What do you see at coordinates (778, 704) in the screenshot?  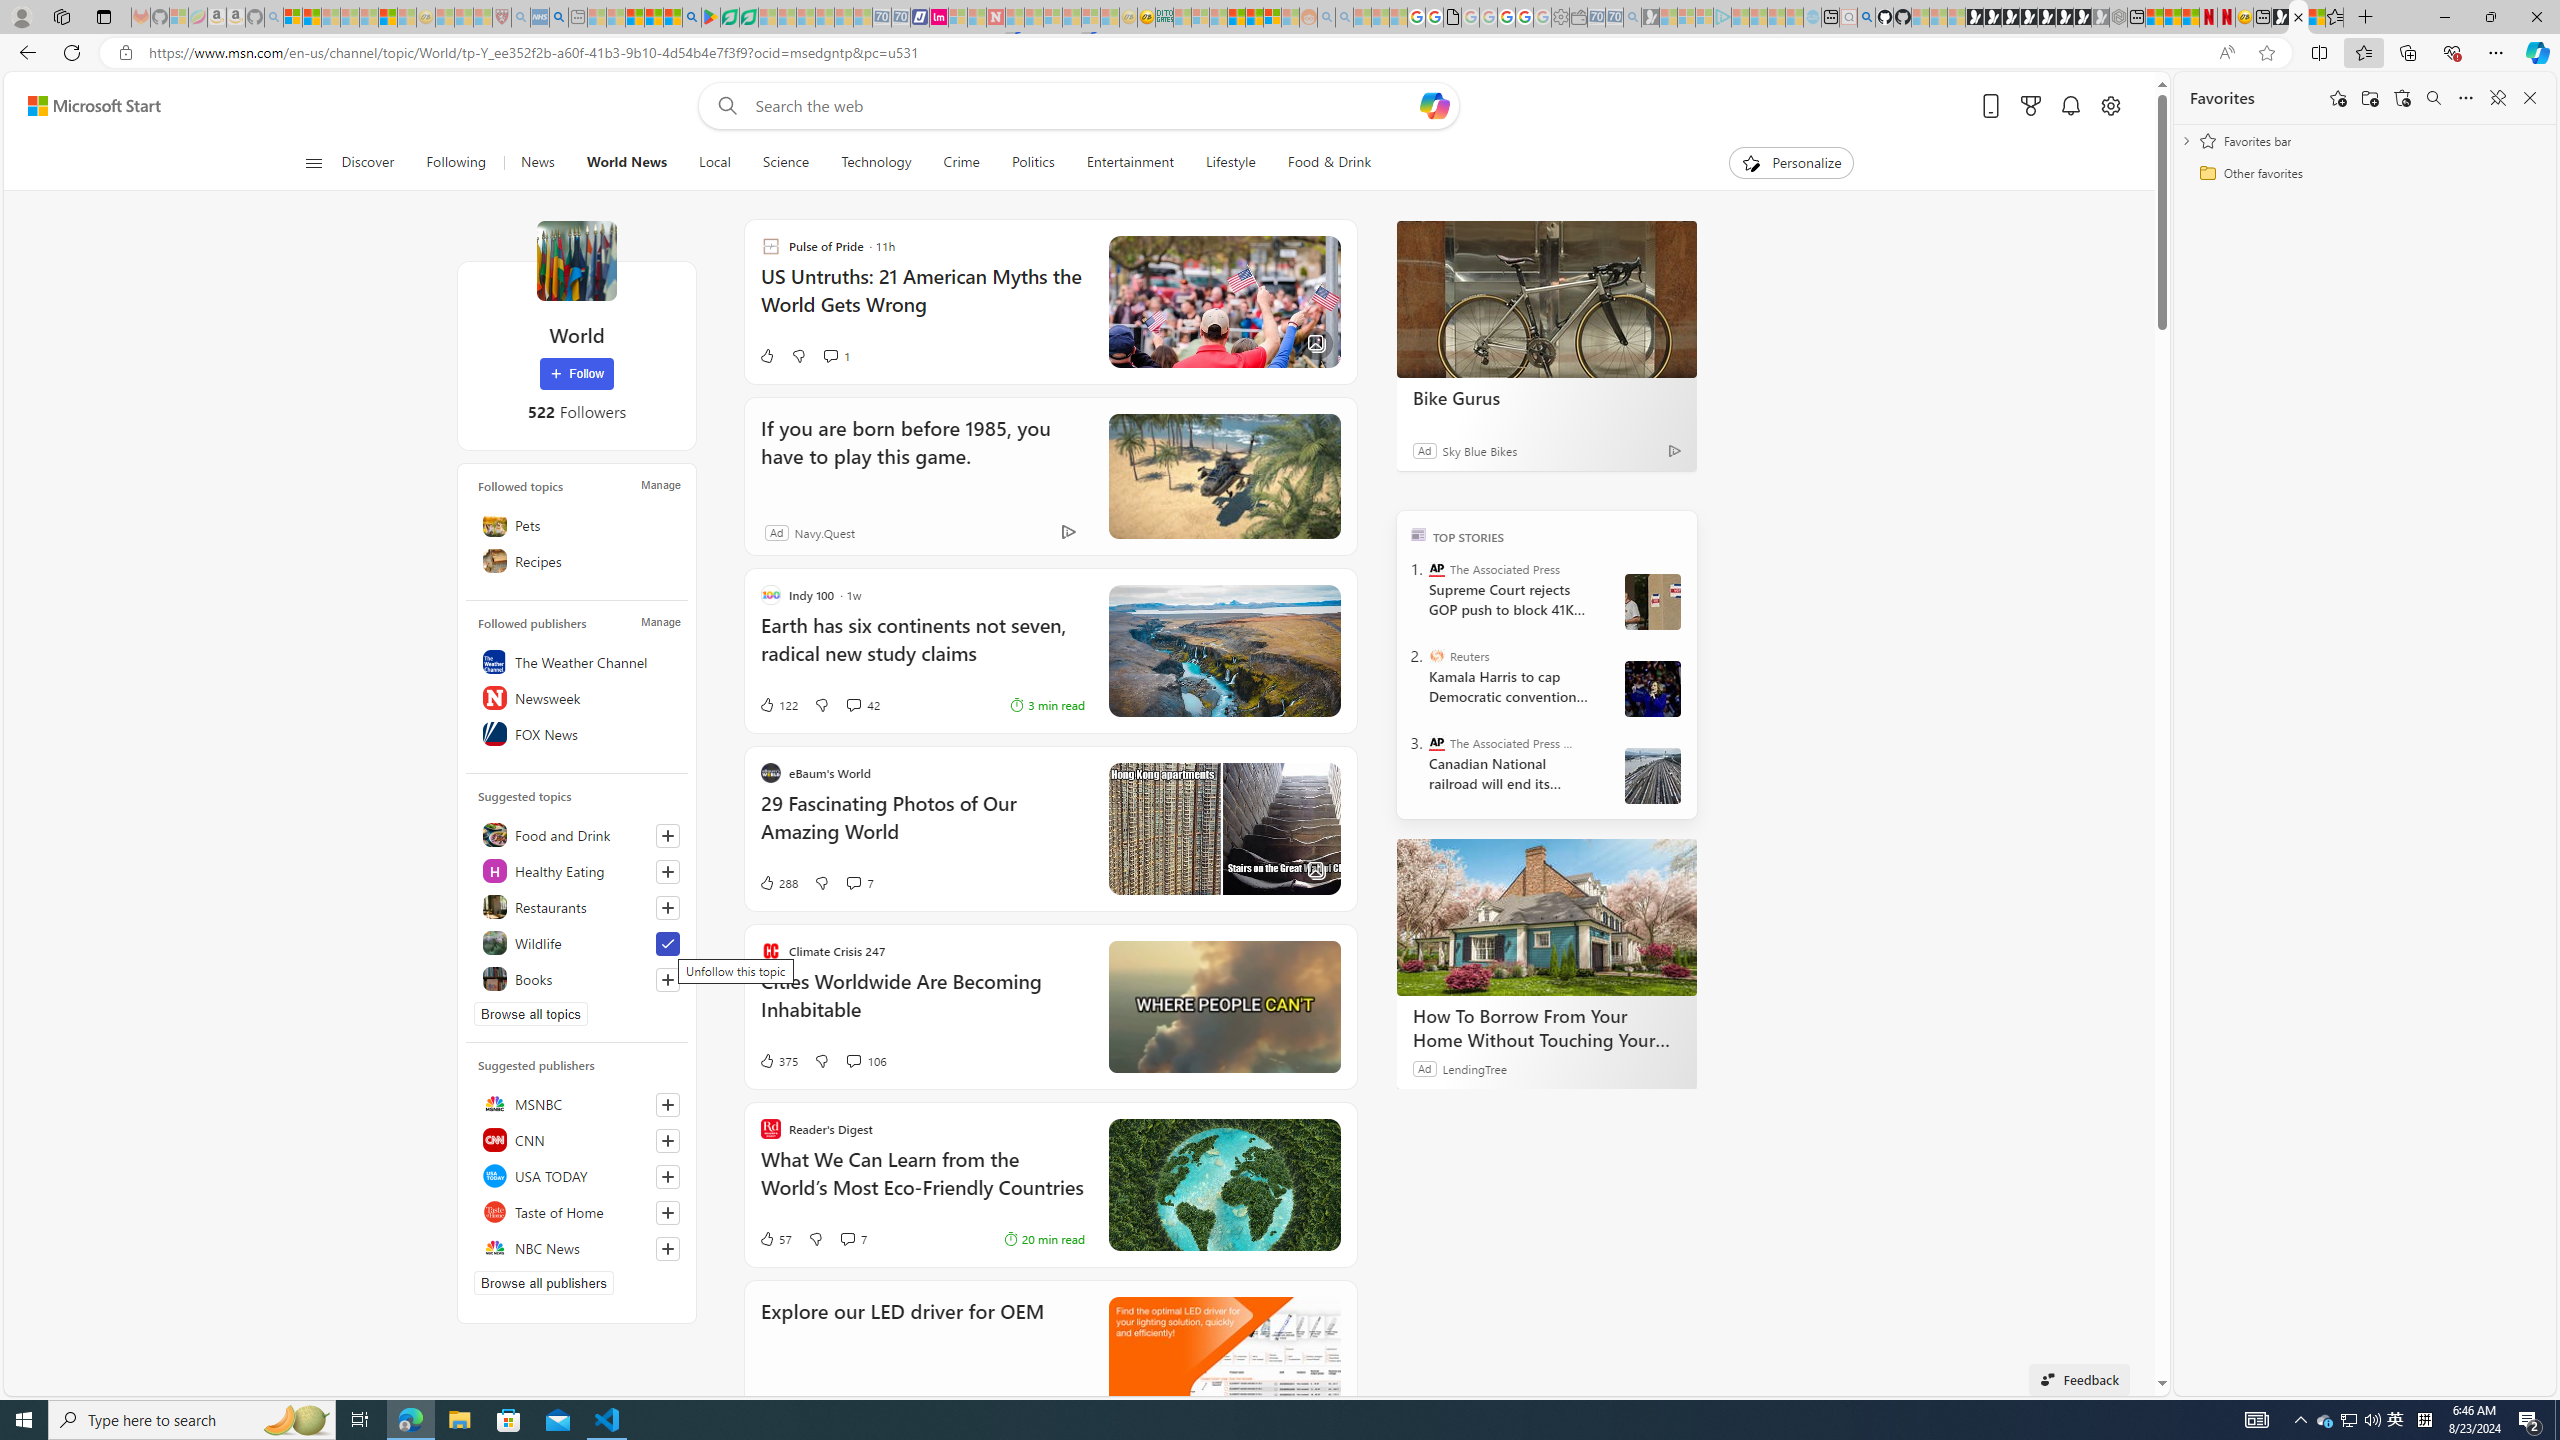 I see `'122 Like'` at bounding box center [778, 704].